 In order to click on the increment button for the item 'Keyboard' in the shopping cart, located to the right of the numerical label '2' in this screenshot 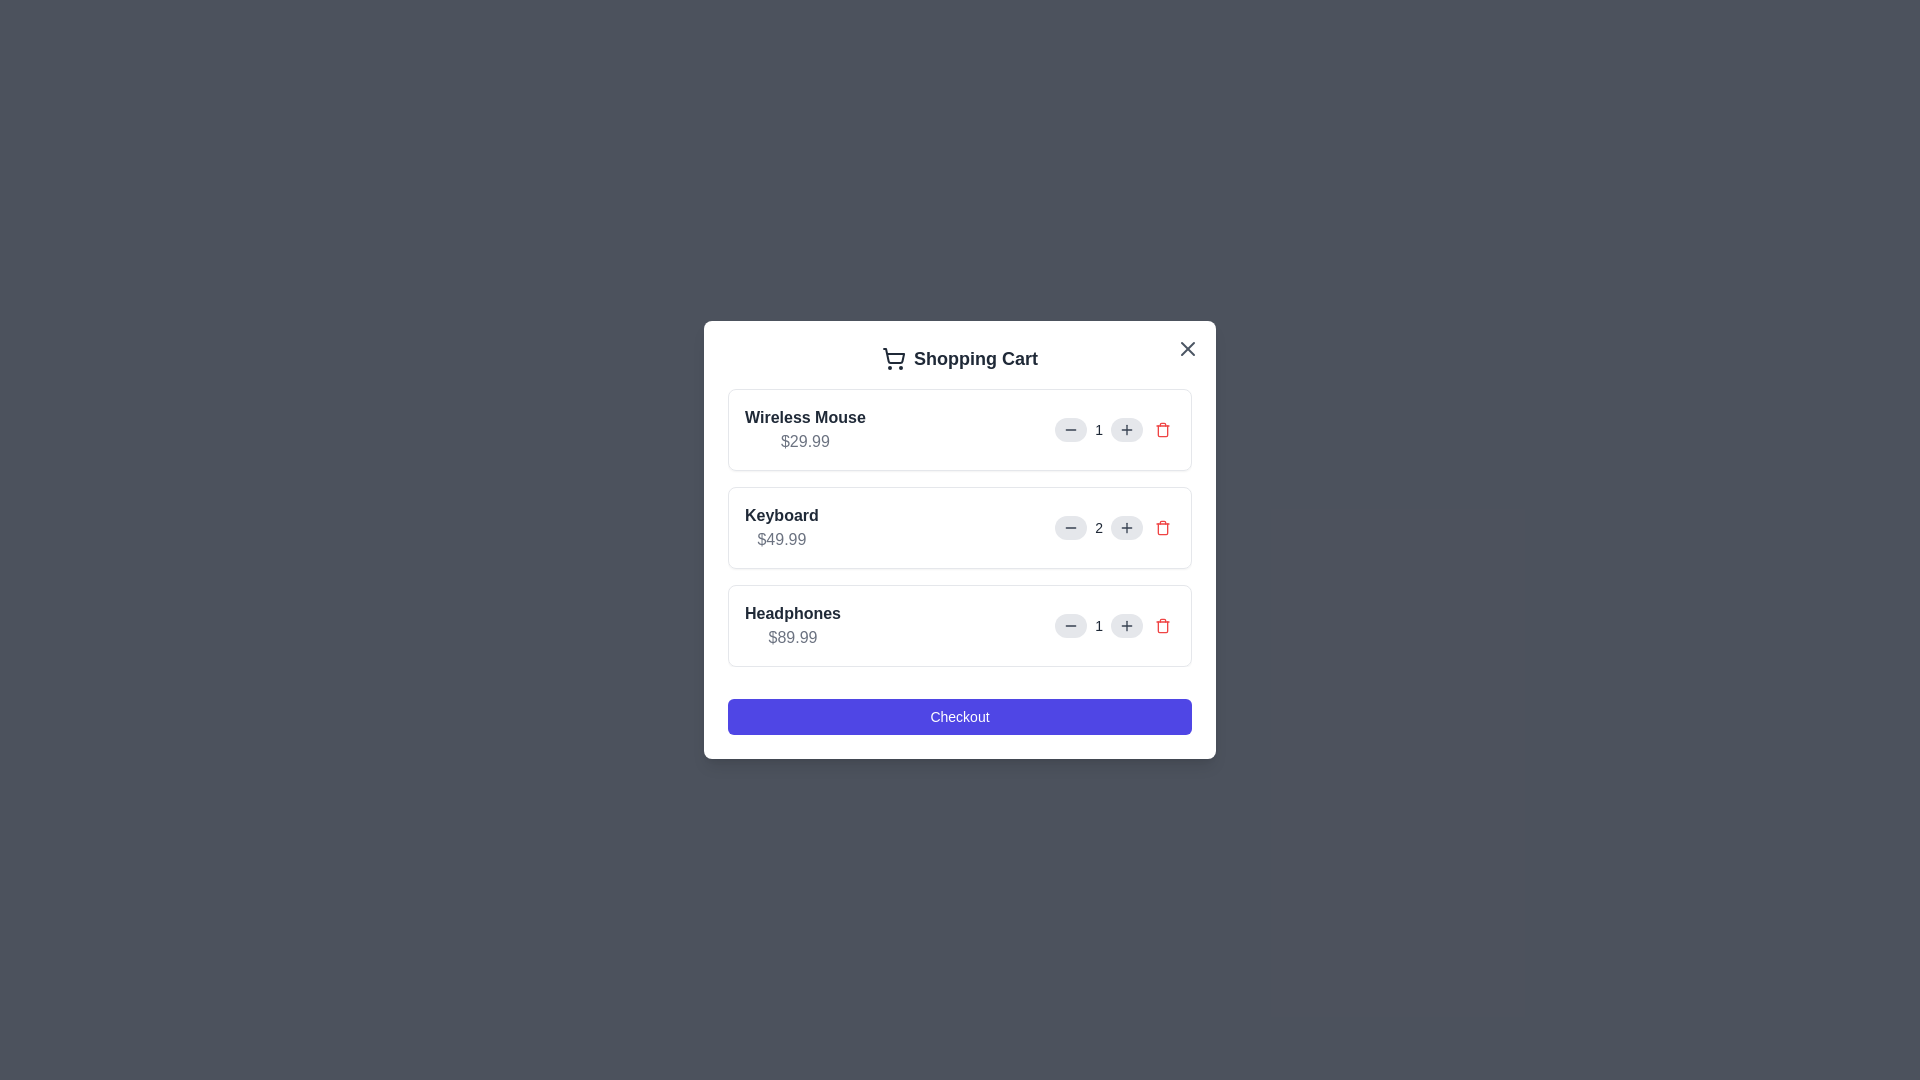, I will do `click(1127, 527)`.